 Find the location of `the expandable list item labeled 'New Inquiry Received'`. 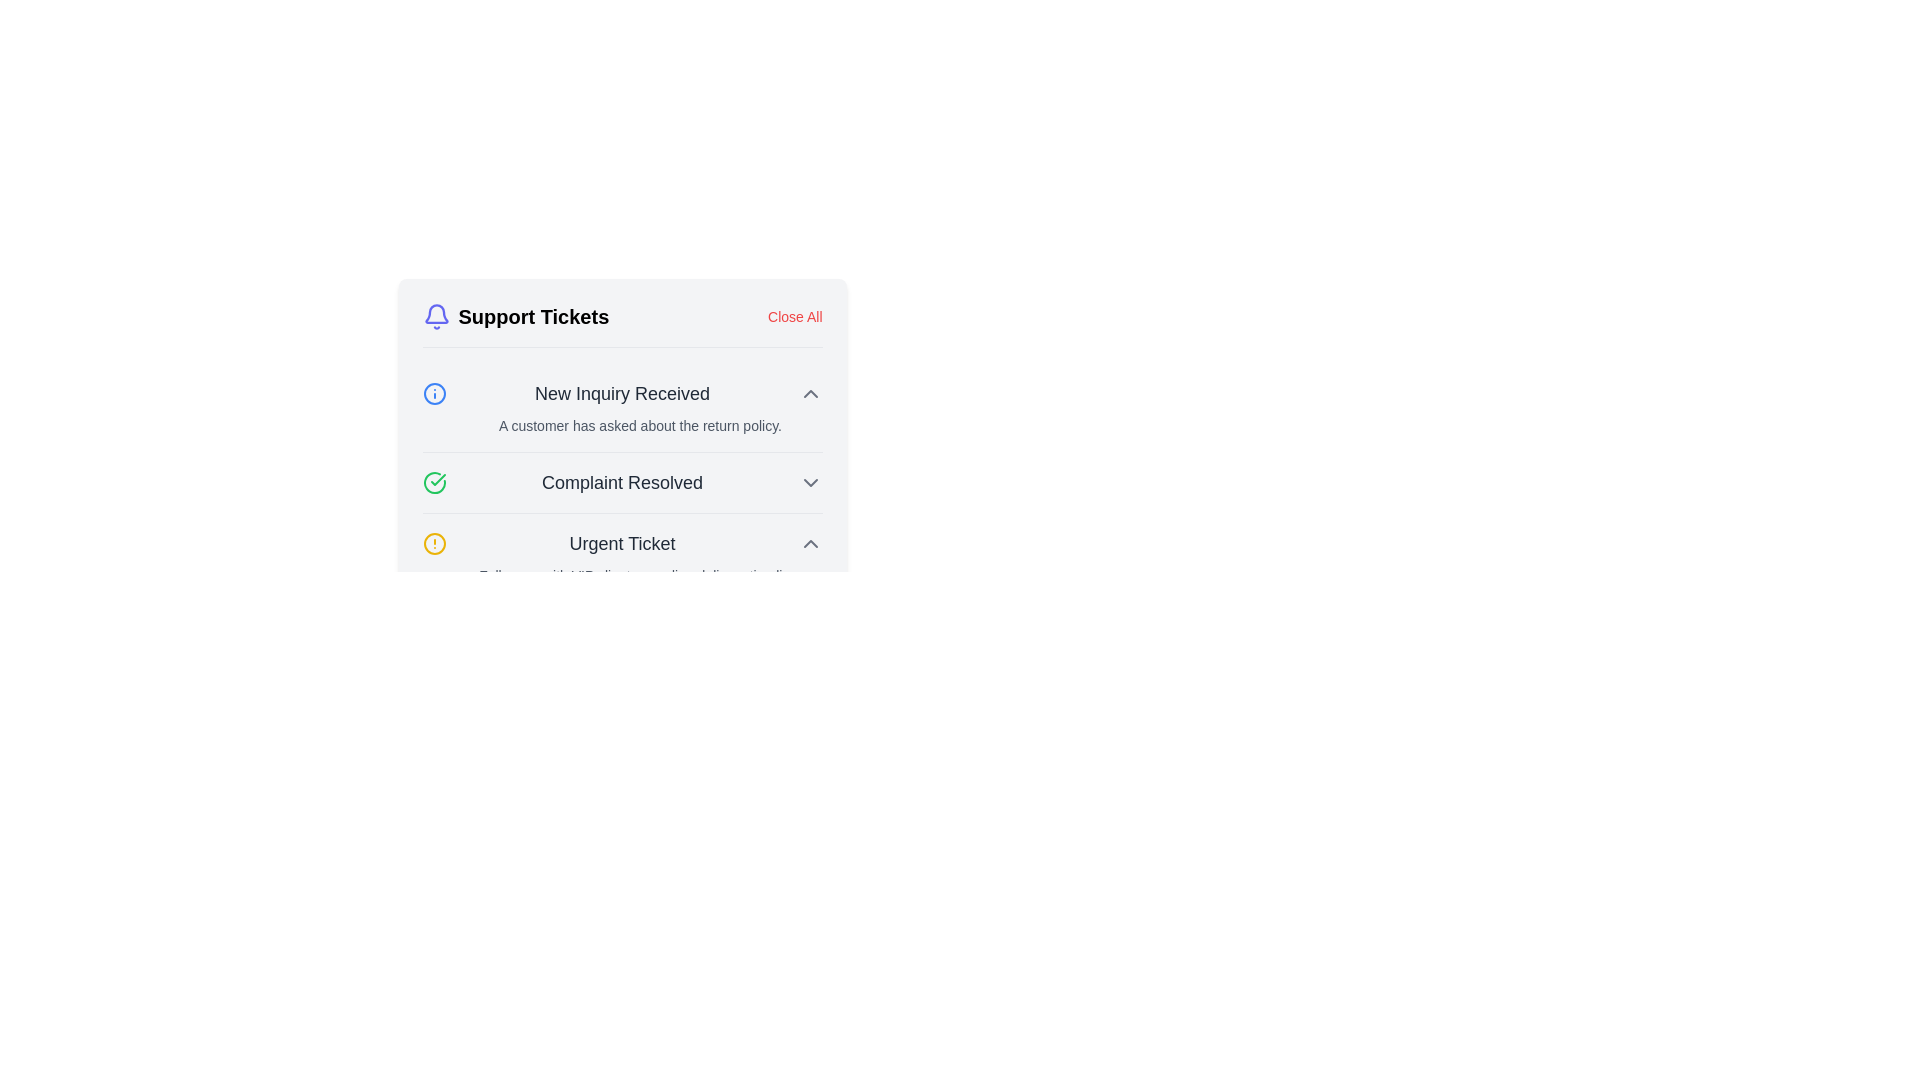

the expandable list item labeled 'New Inquiry Received' is located at coordinates (621, 393).